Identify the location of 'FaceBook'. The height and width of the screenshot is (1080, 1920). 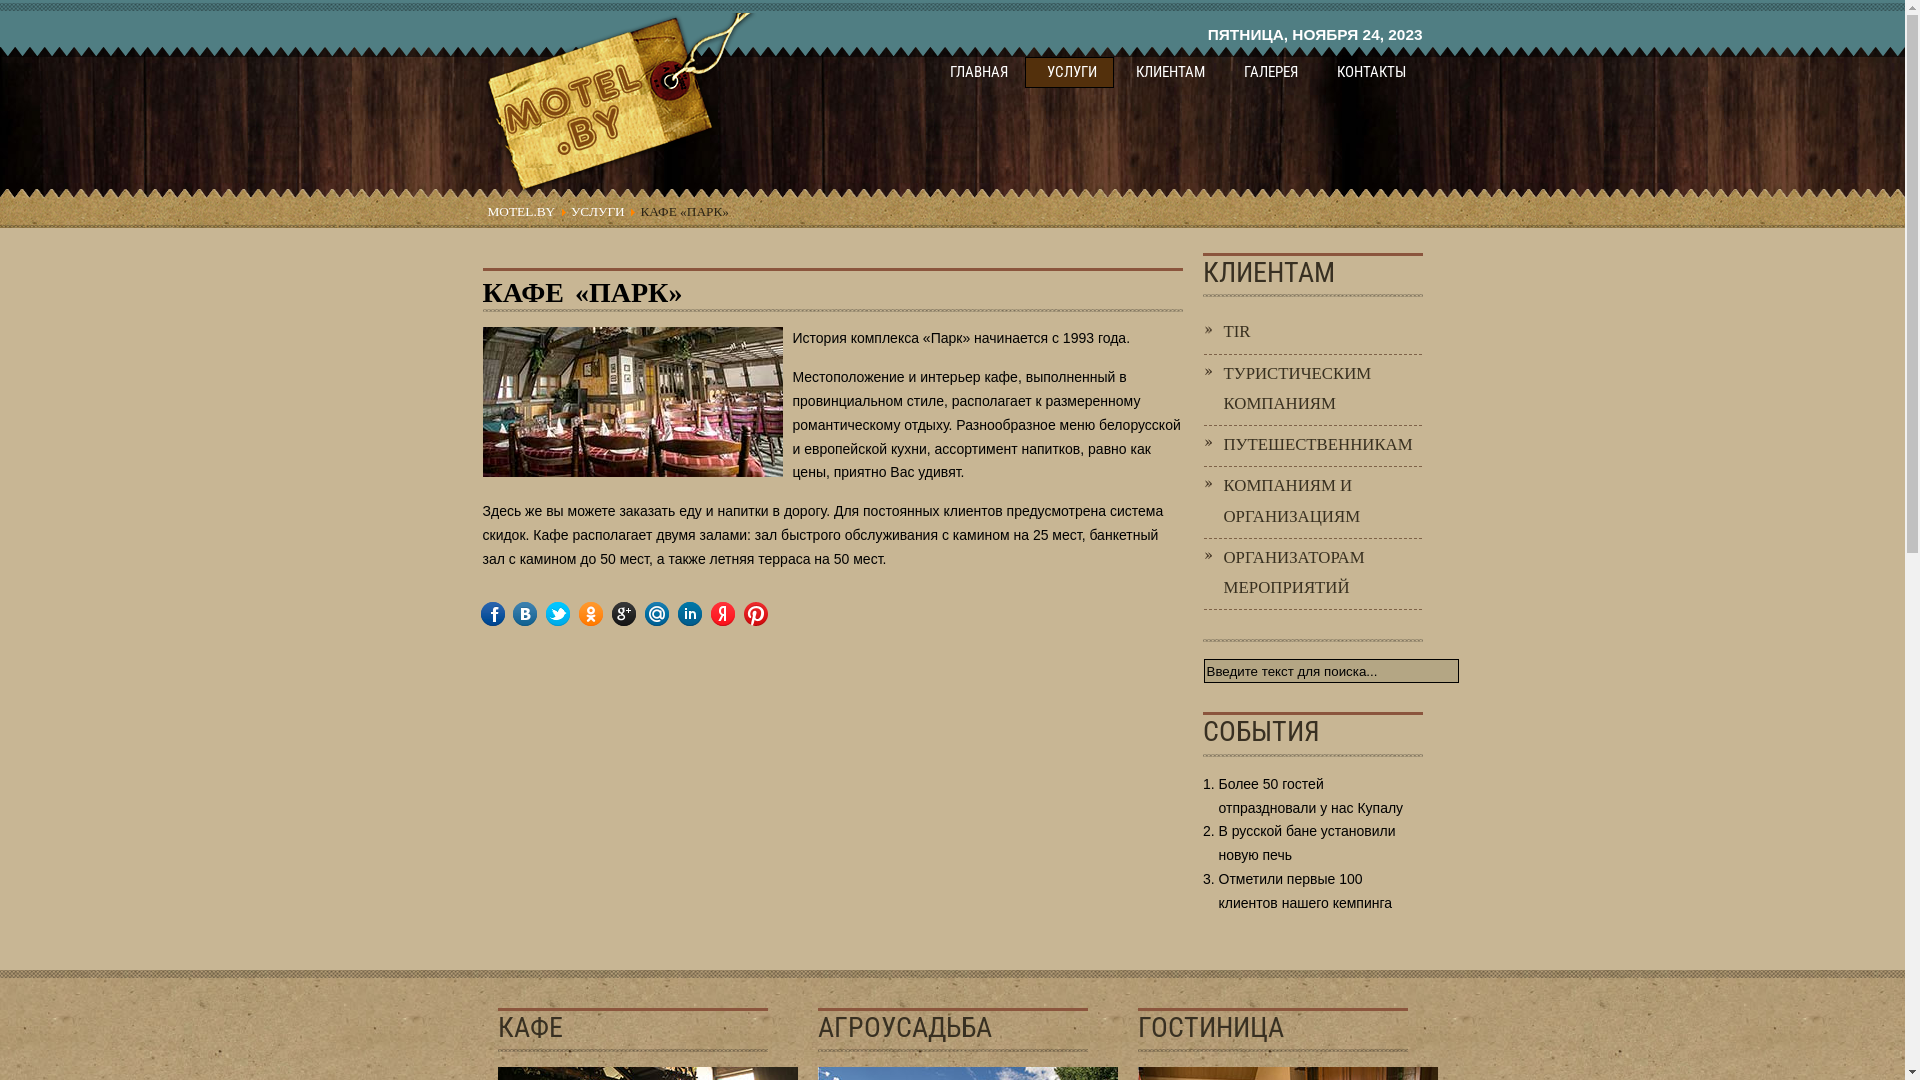
(506, 612).